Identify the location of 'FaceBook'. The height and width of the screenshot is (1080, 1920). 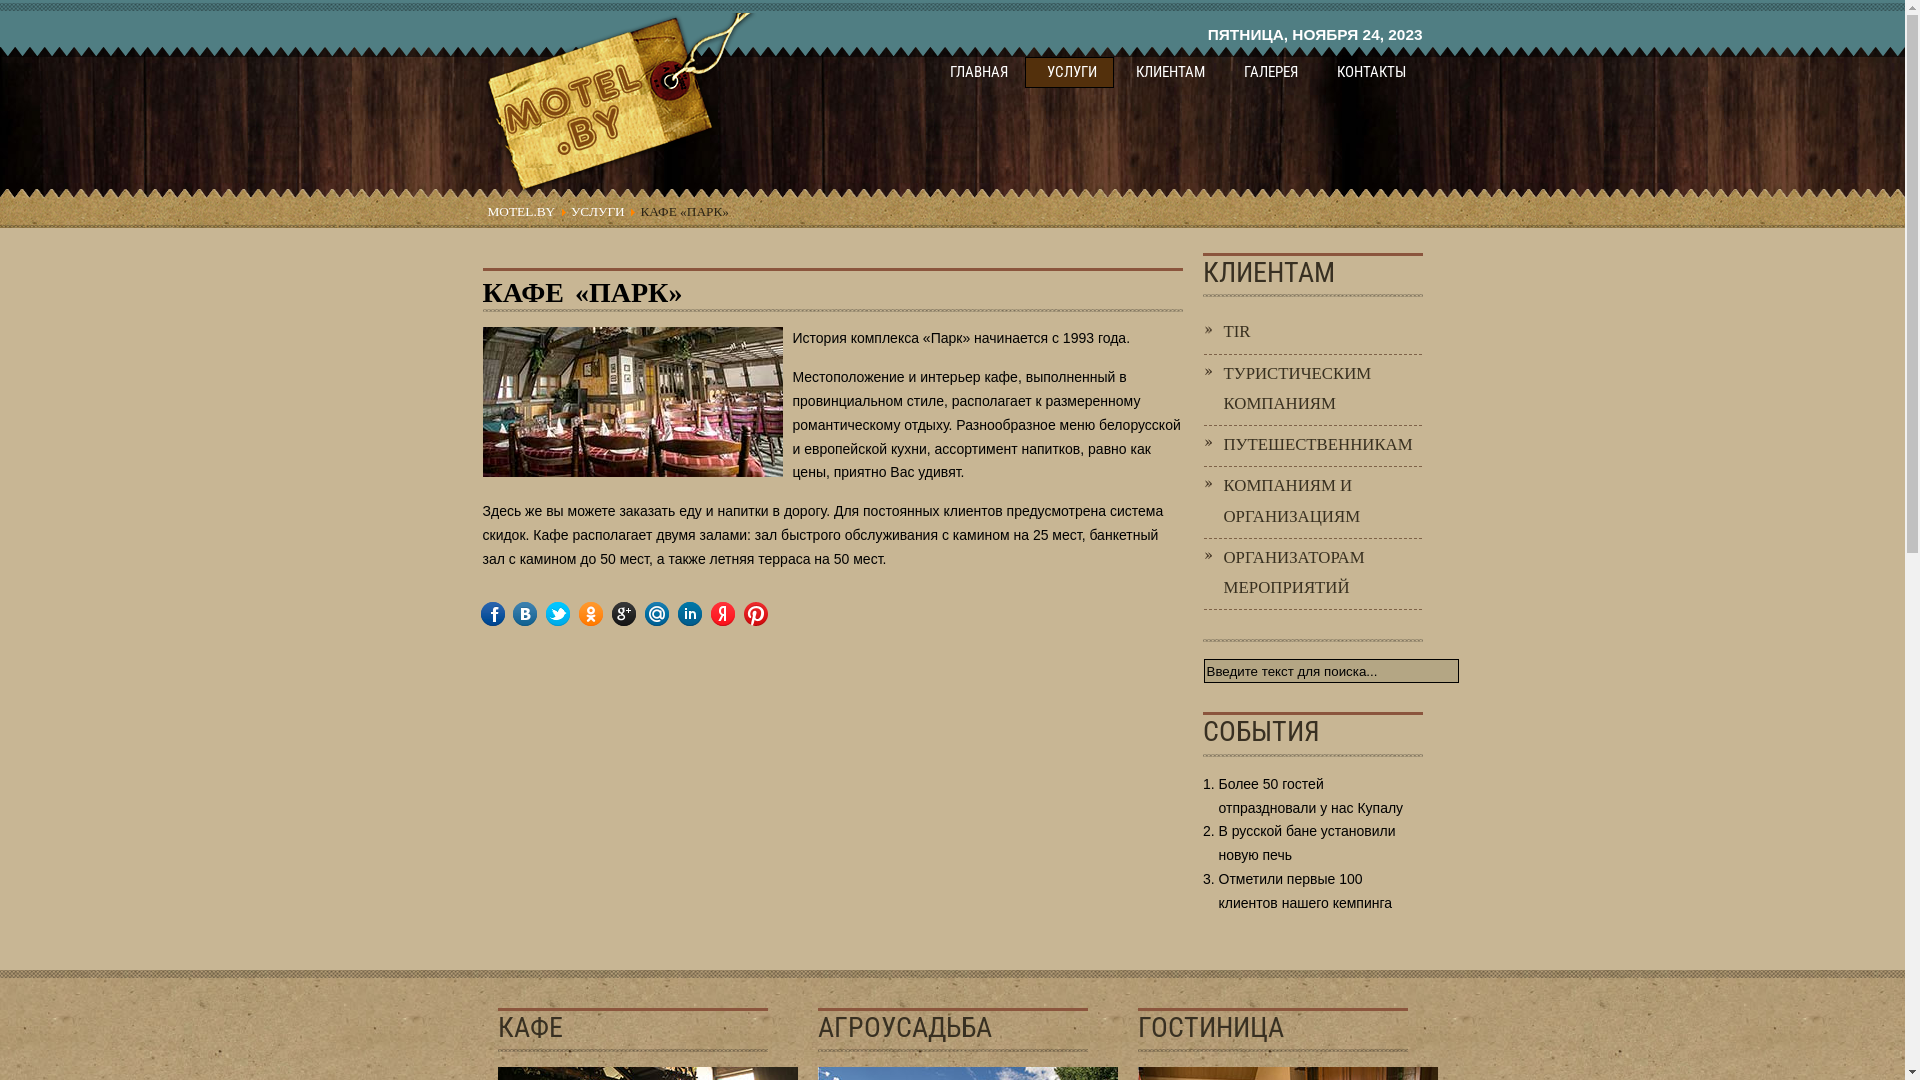
(506, 612).